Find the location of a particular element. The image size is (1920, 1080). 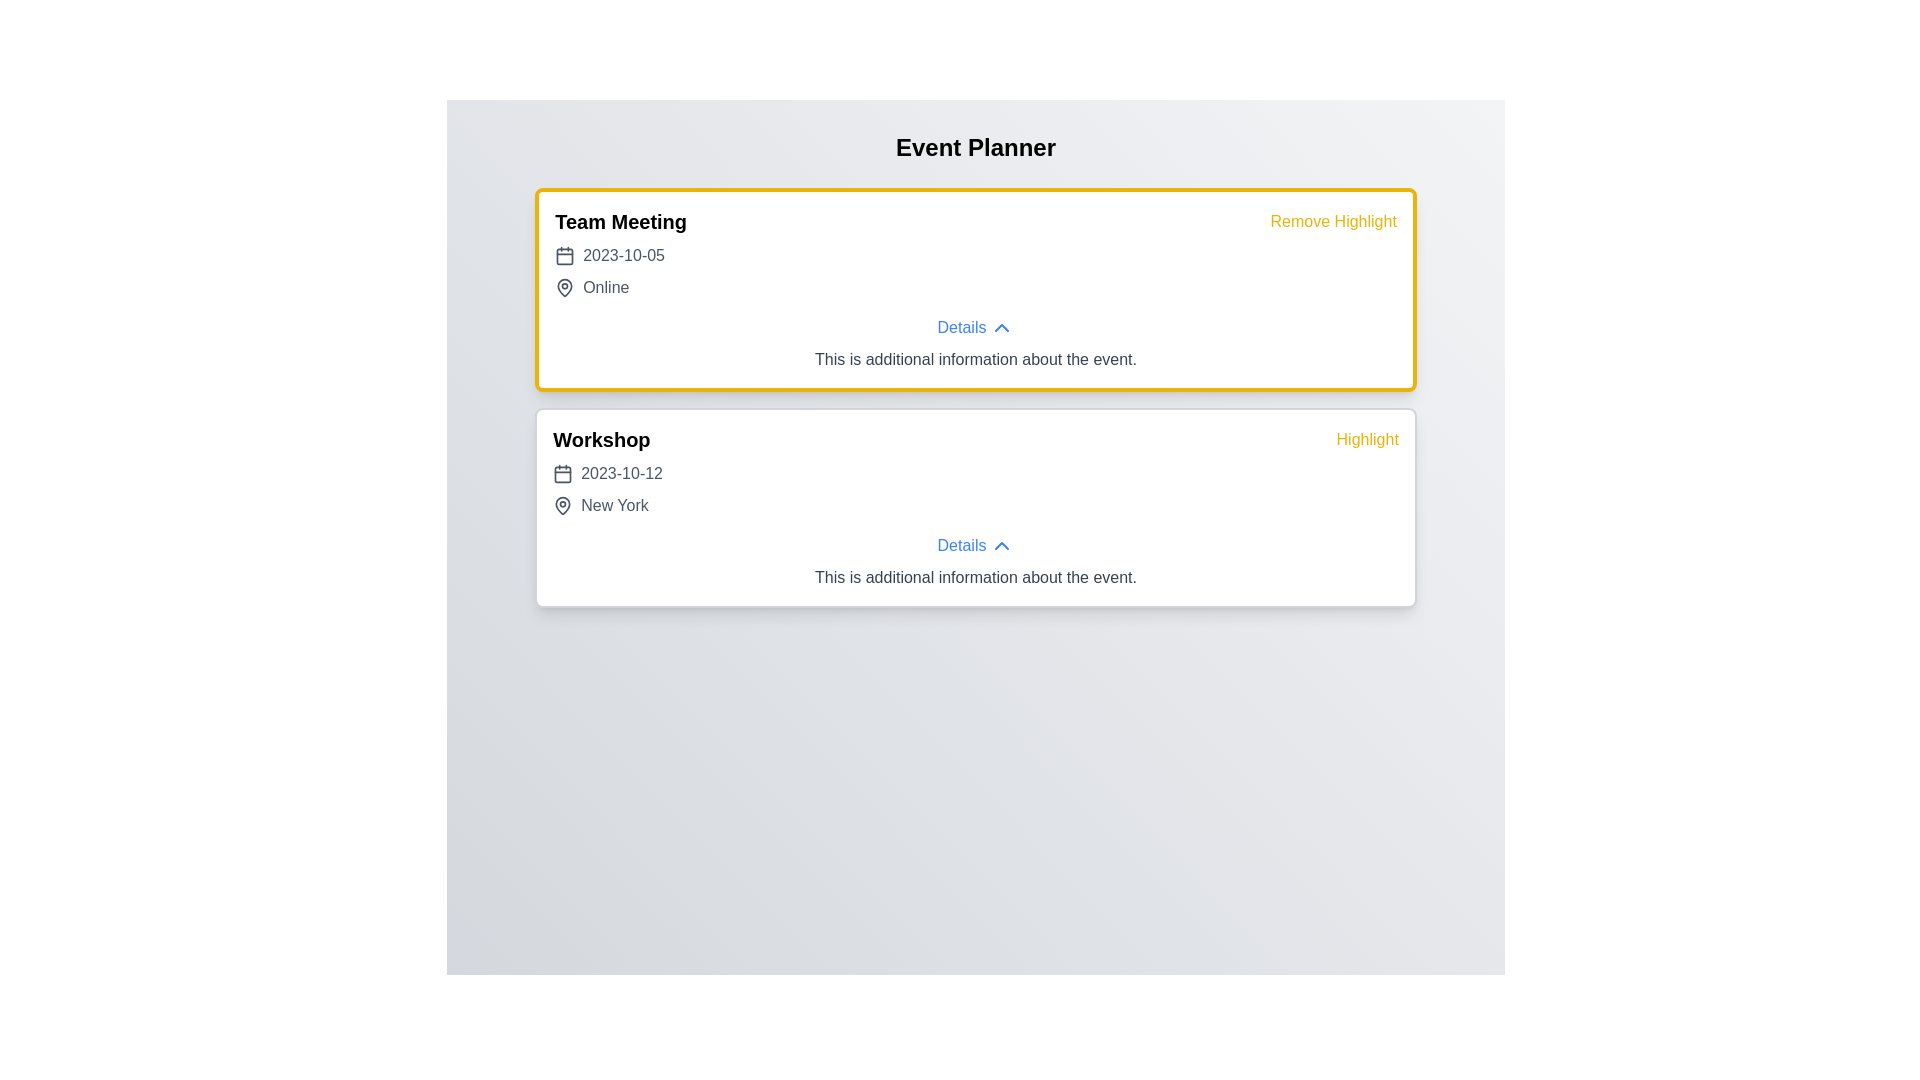

the text label displaying 'This is additional information about the event.' which is located beneath the 'Details' link in the event information card titled 'Team Meeting' is located at coordinates (975, 358).